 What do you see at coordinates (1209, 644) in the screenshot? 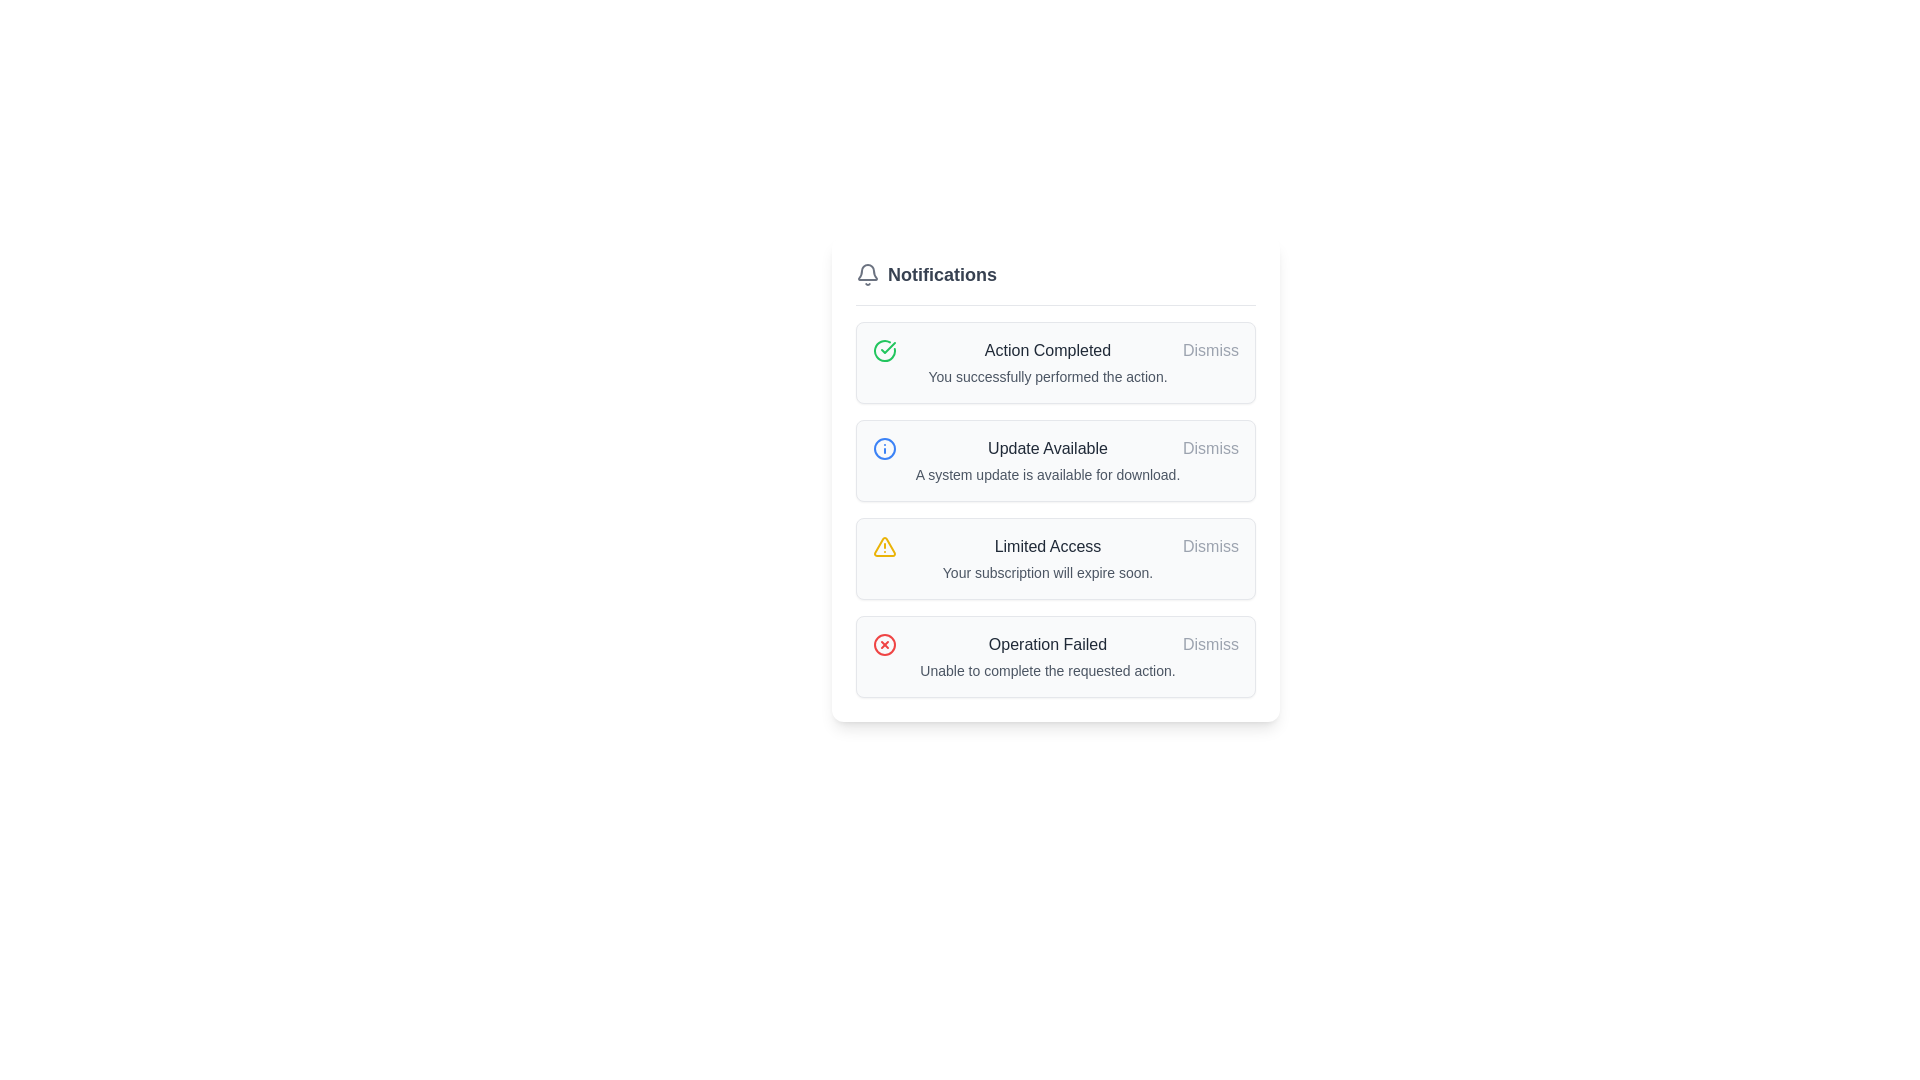
I see `the 'Dismiss' button located at the top right corner of the 'Operation Failed' notification card` at bounding box center [1209, 644].